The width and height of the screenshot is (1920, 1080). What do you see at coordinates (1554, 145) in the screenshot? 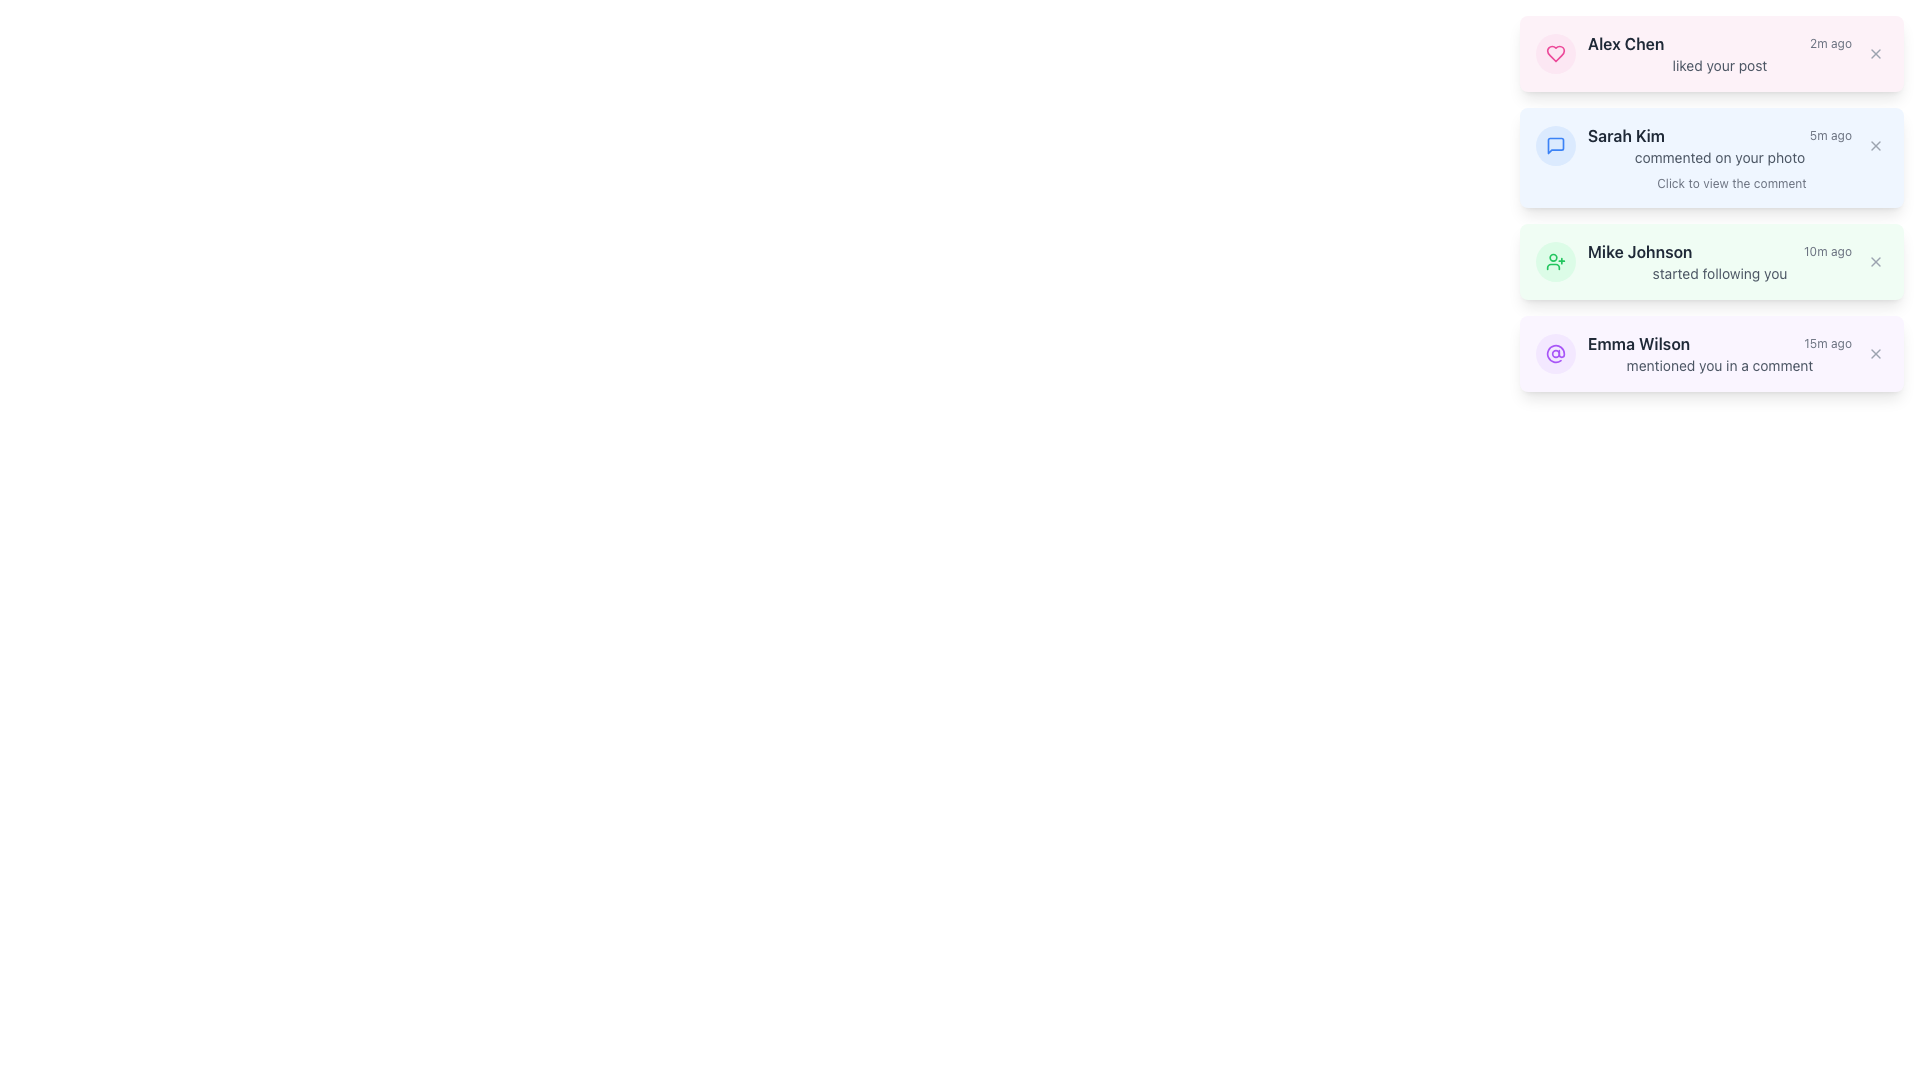
I see `the circular blue icon with a speech bubble symbol, which is a notification indicator for 'Sarah Kim', the second notification in the list` at bounding box center [1554, 145].